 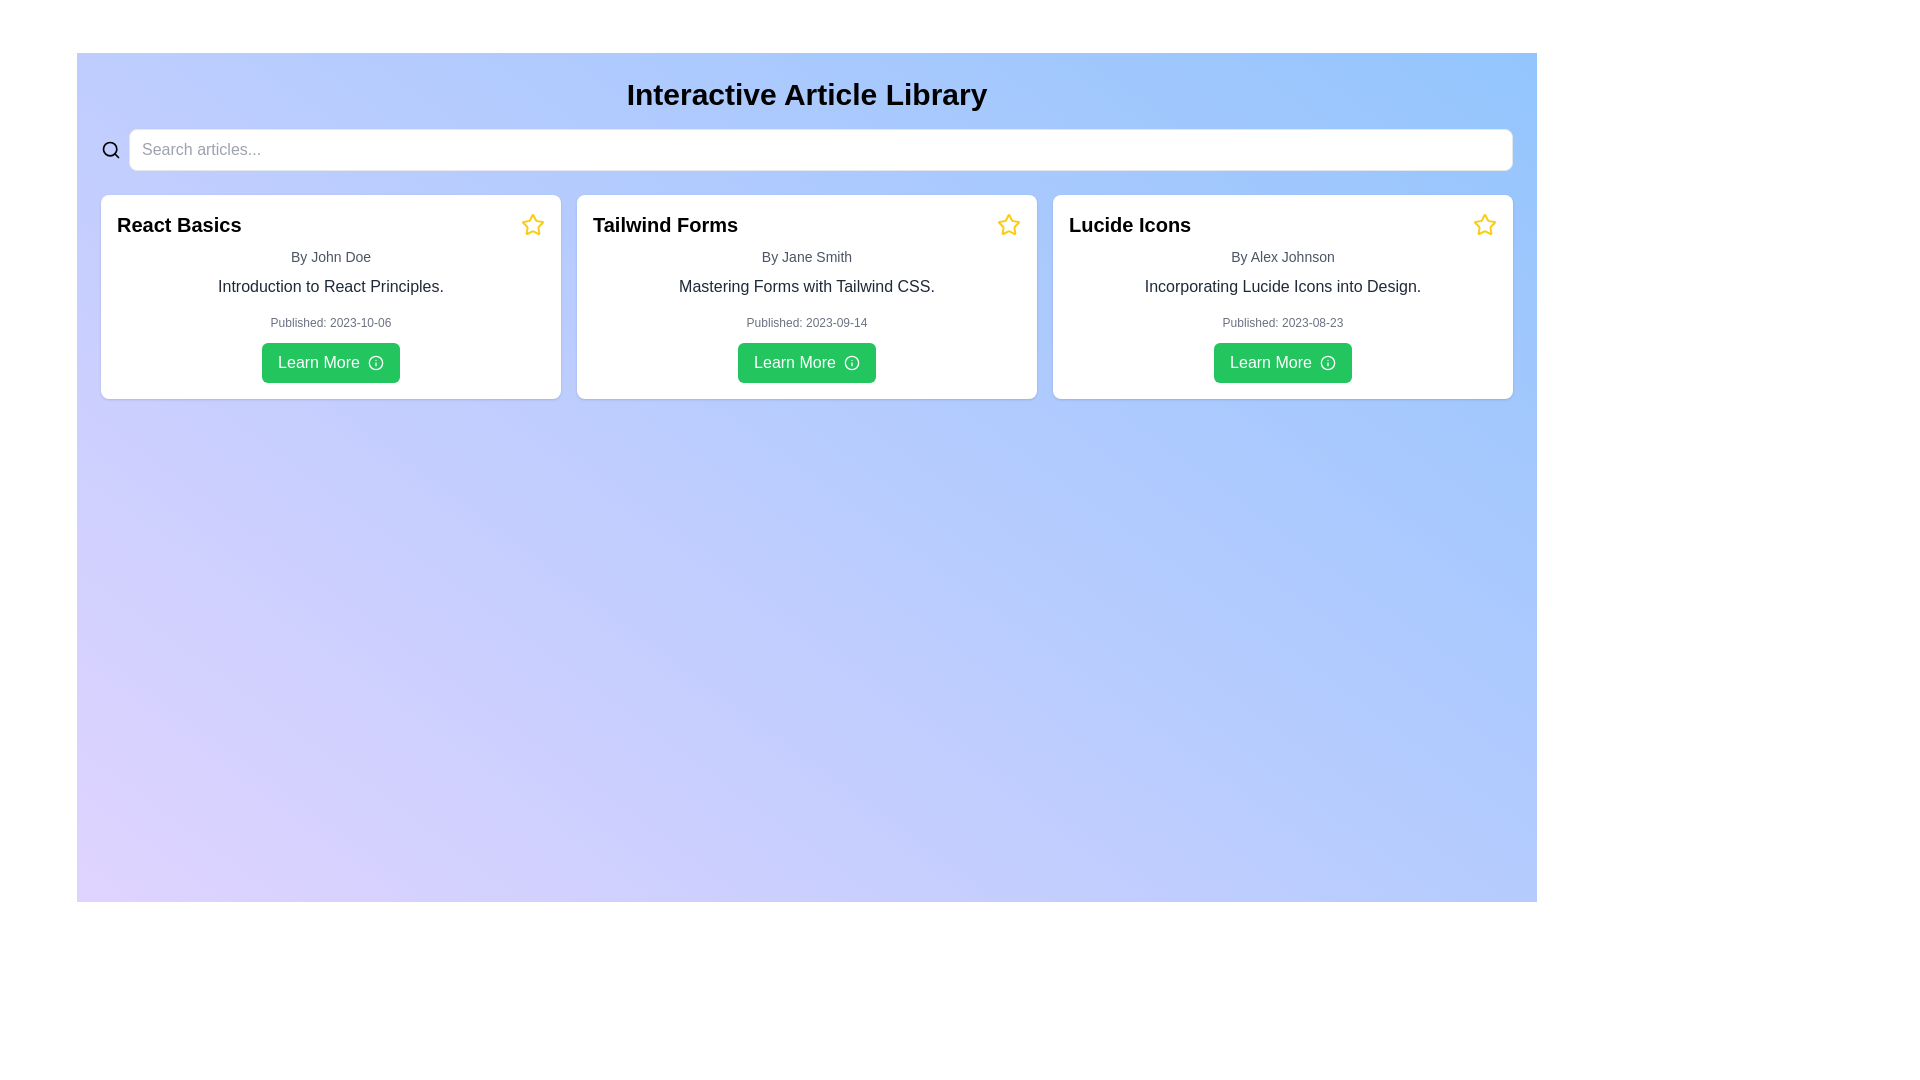 What do you see at coordinates (1282, 362) in the screenshot?
I see `the button located at the bottom of the 'Lucide Icons' card` at bounding box center [1282, 362].